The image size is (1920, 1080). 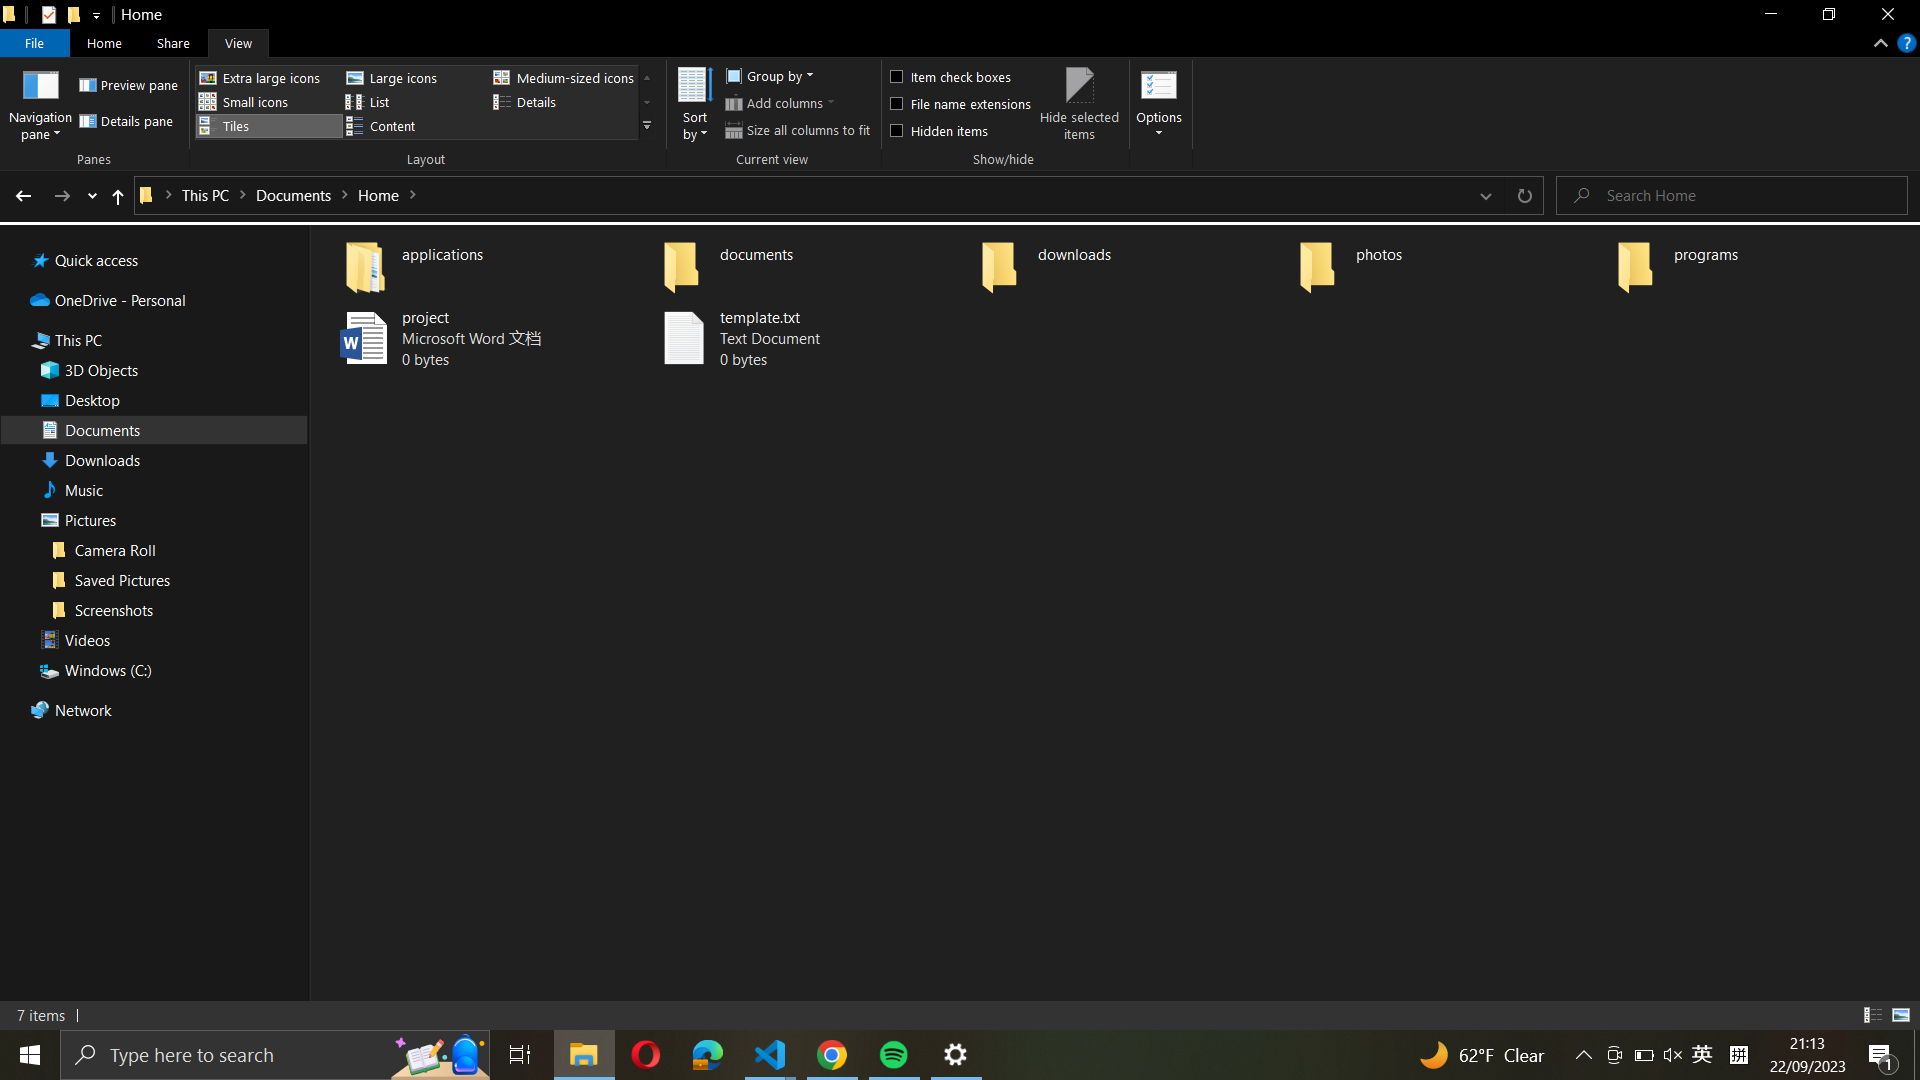 I want to click on the "downloads" folder and select all files, so click(x=1132, y=261).